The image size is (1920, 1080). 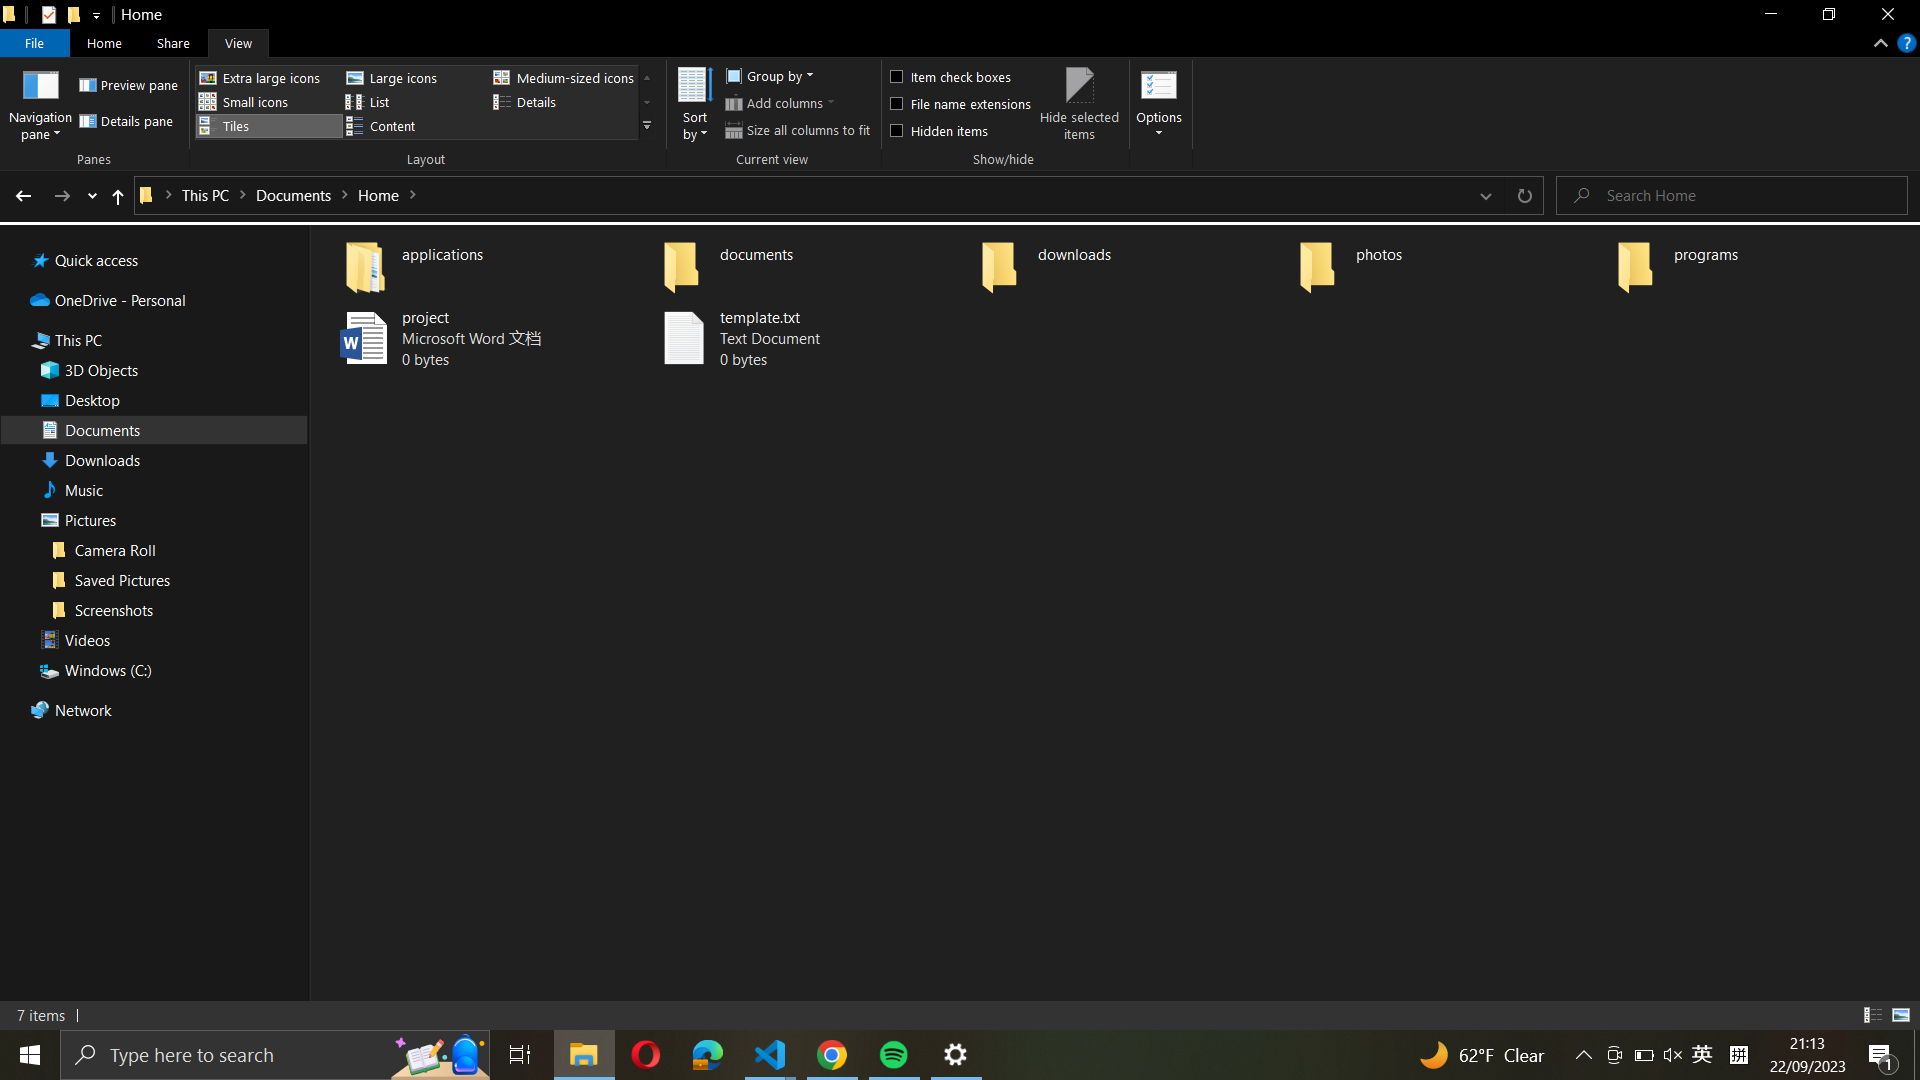 I want to click on the "downloads" folder and select all files, so click(x=1132, y=261).